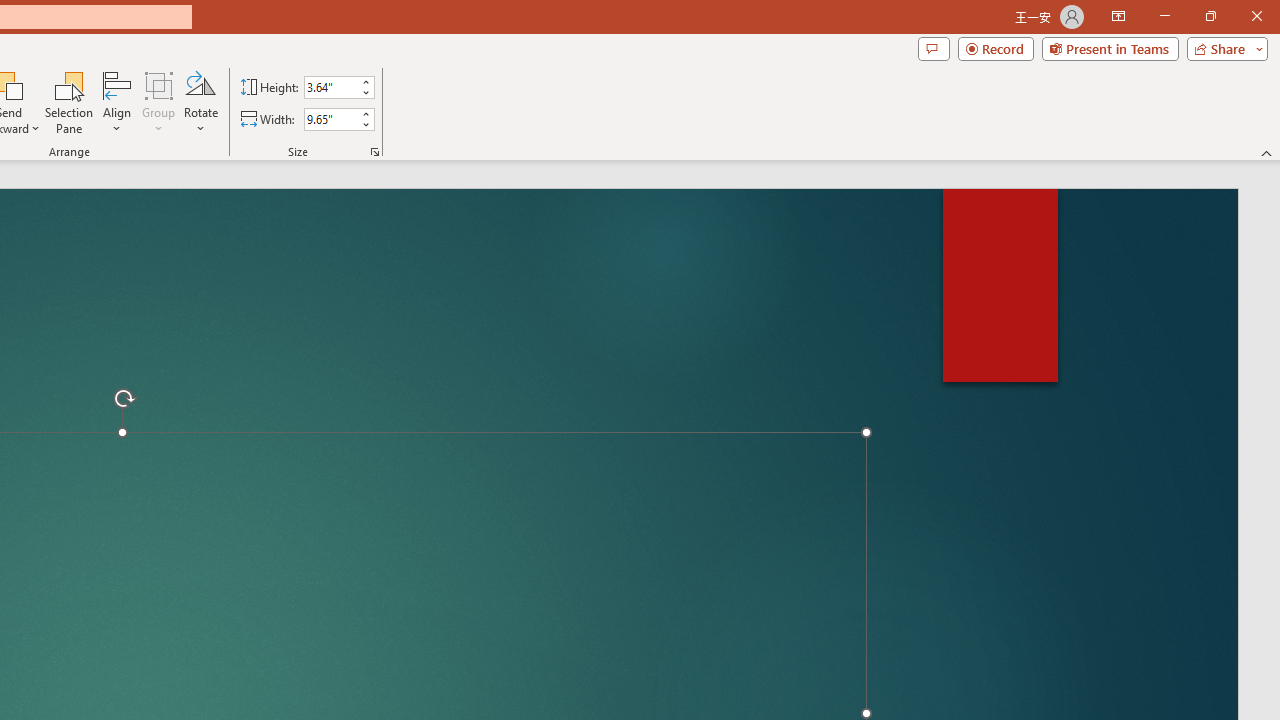  I want to click on 'Collapse the Ribbon', so click(1266, 152).